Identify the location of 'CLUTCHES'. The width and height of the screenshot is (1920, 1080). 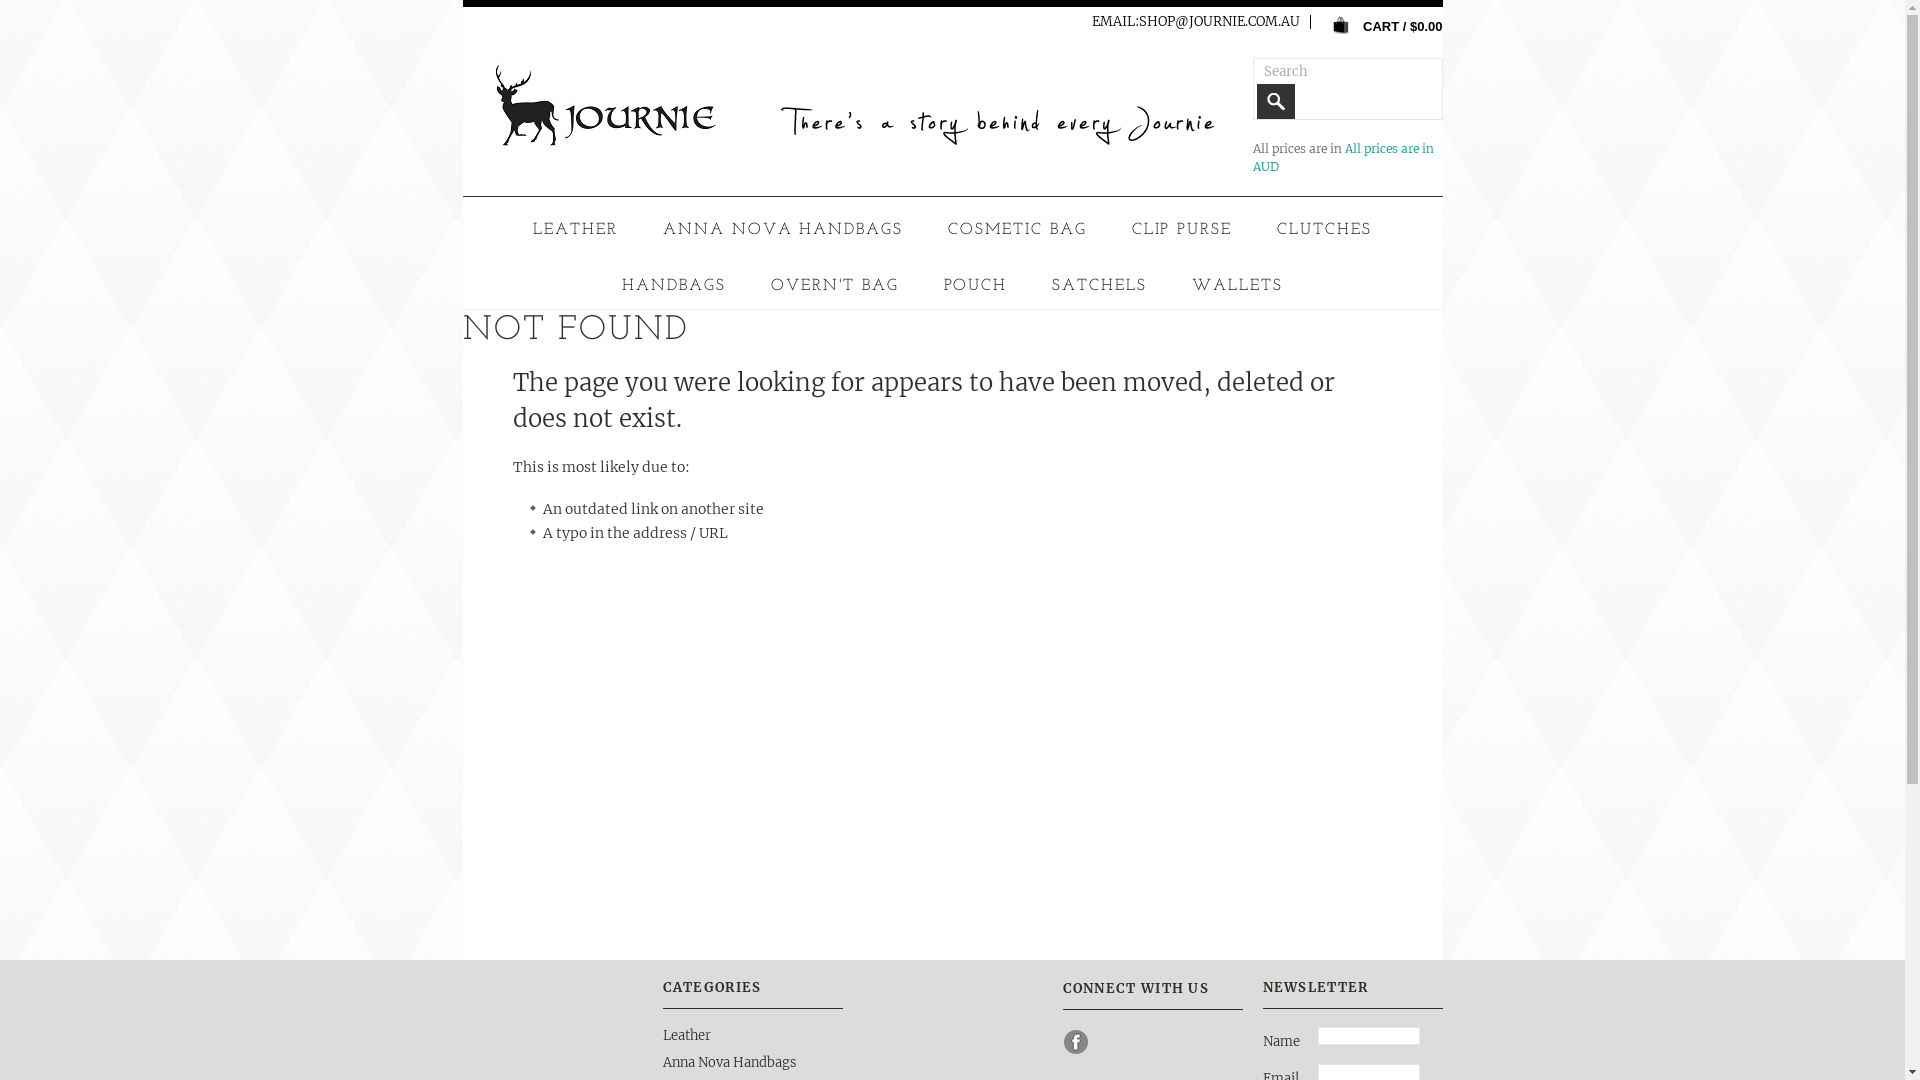
(1324, 229).